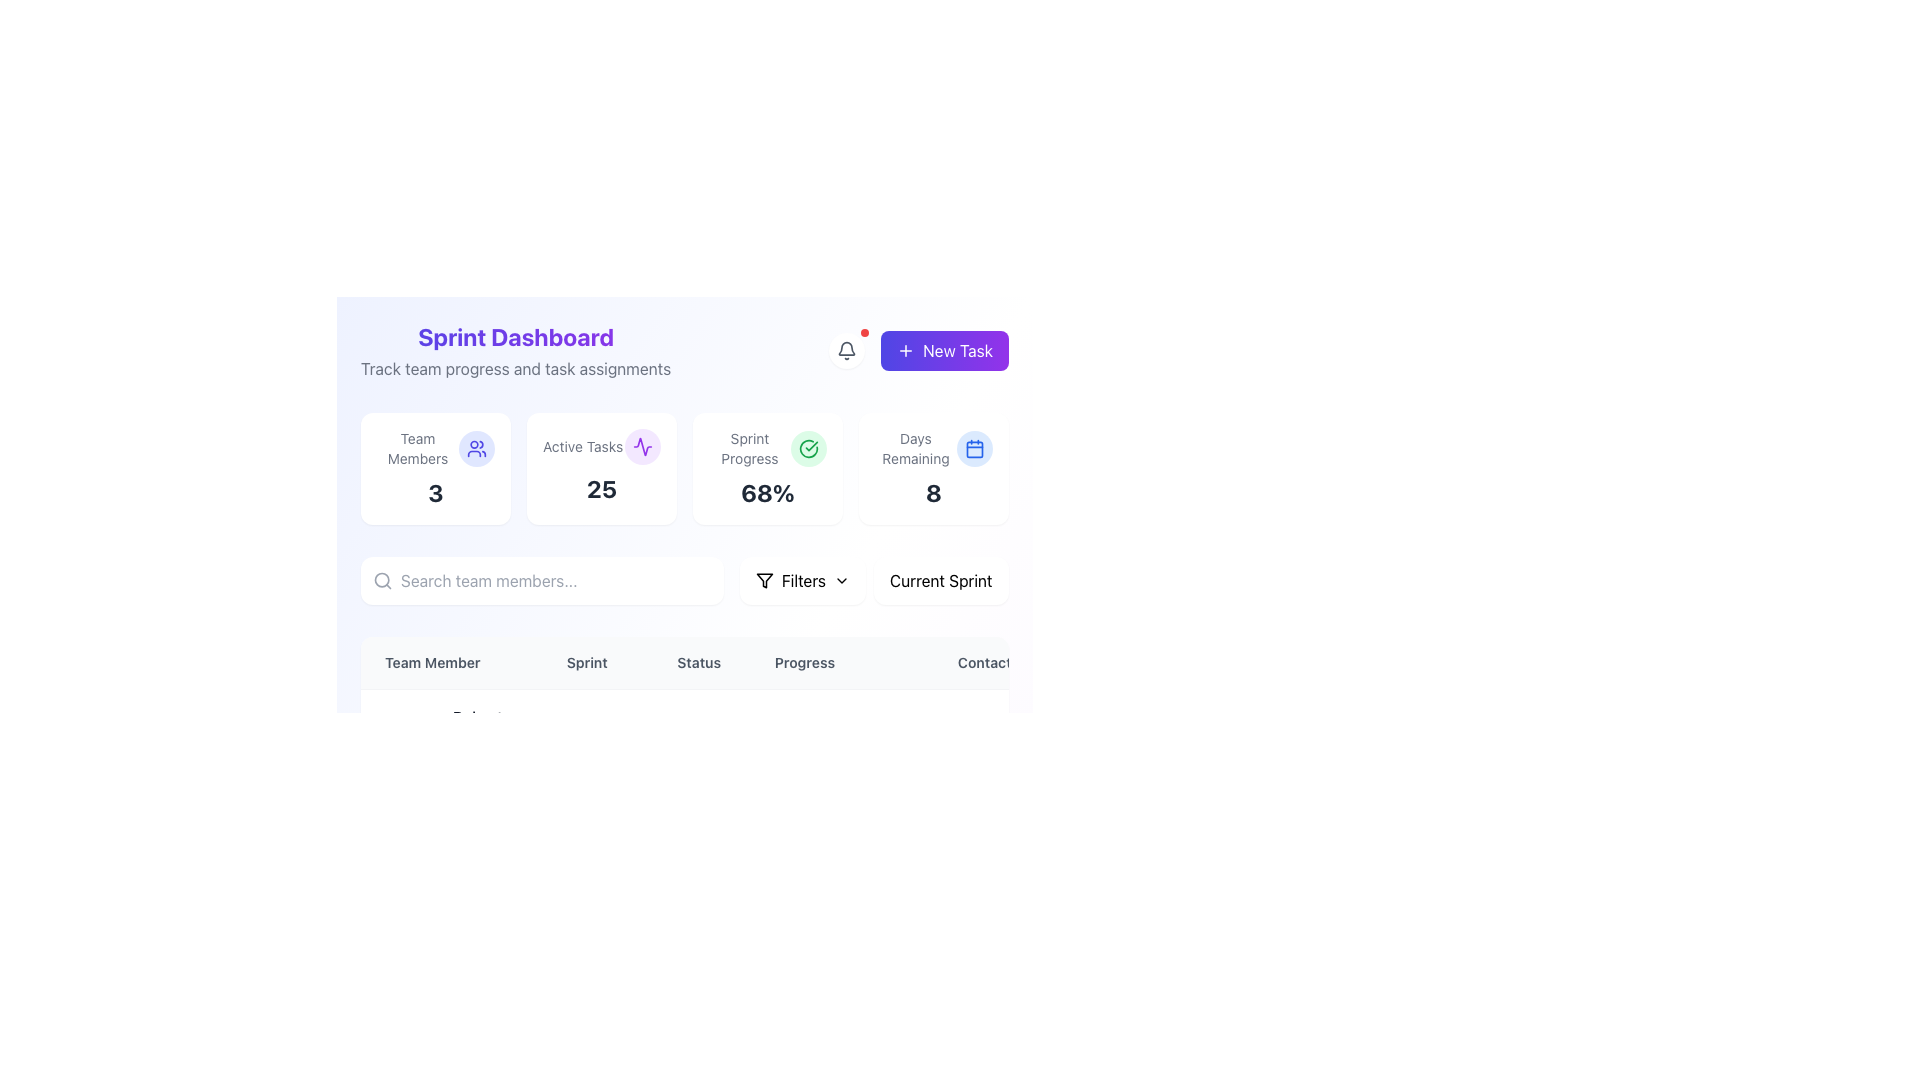 Image resolution: width=1920 pixels, height=1080 pixels. I want to click on the graphical representation of an activity graph with a purple stroke color, located at the top right corner of the UI, adjacent to the 'New Task' button, so click(643, 446).